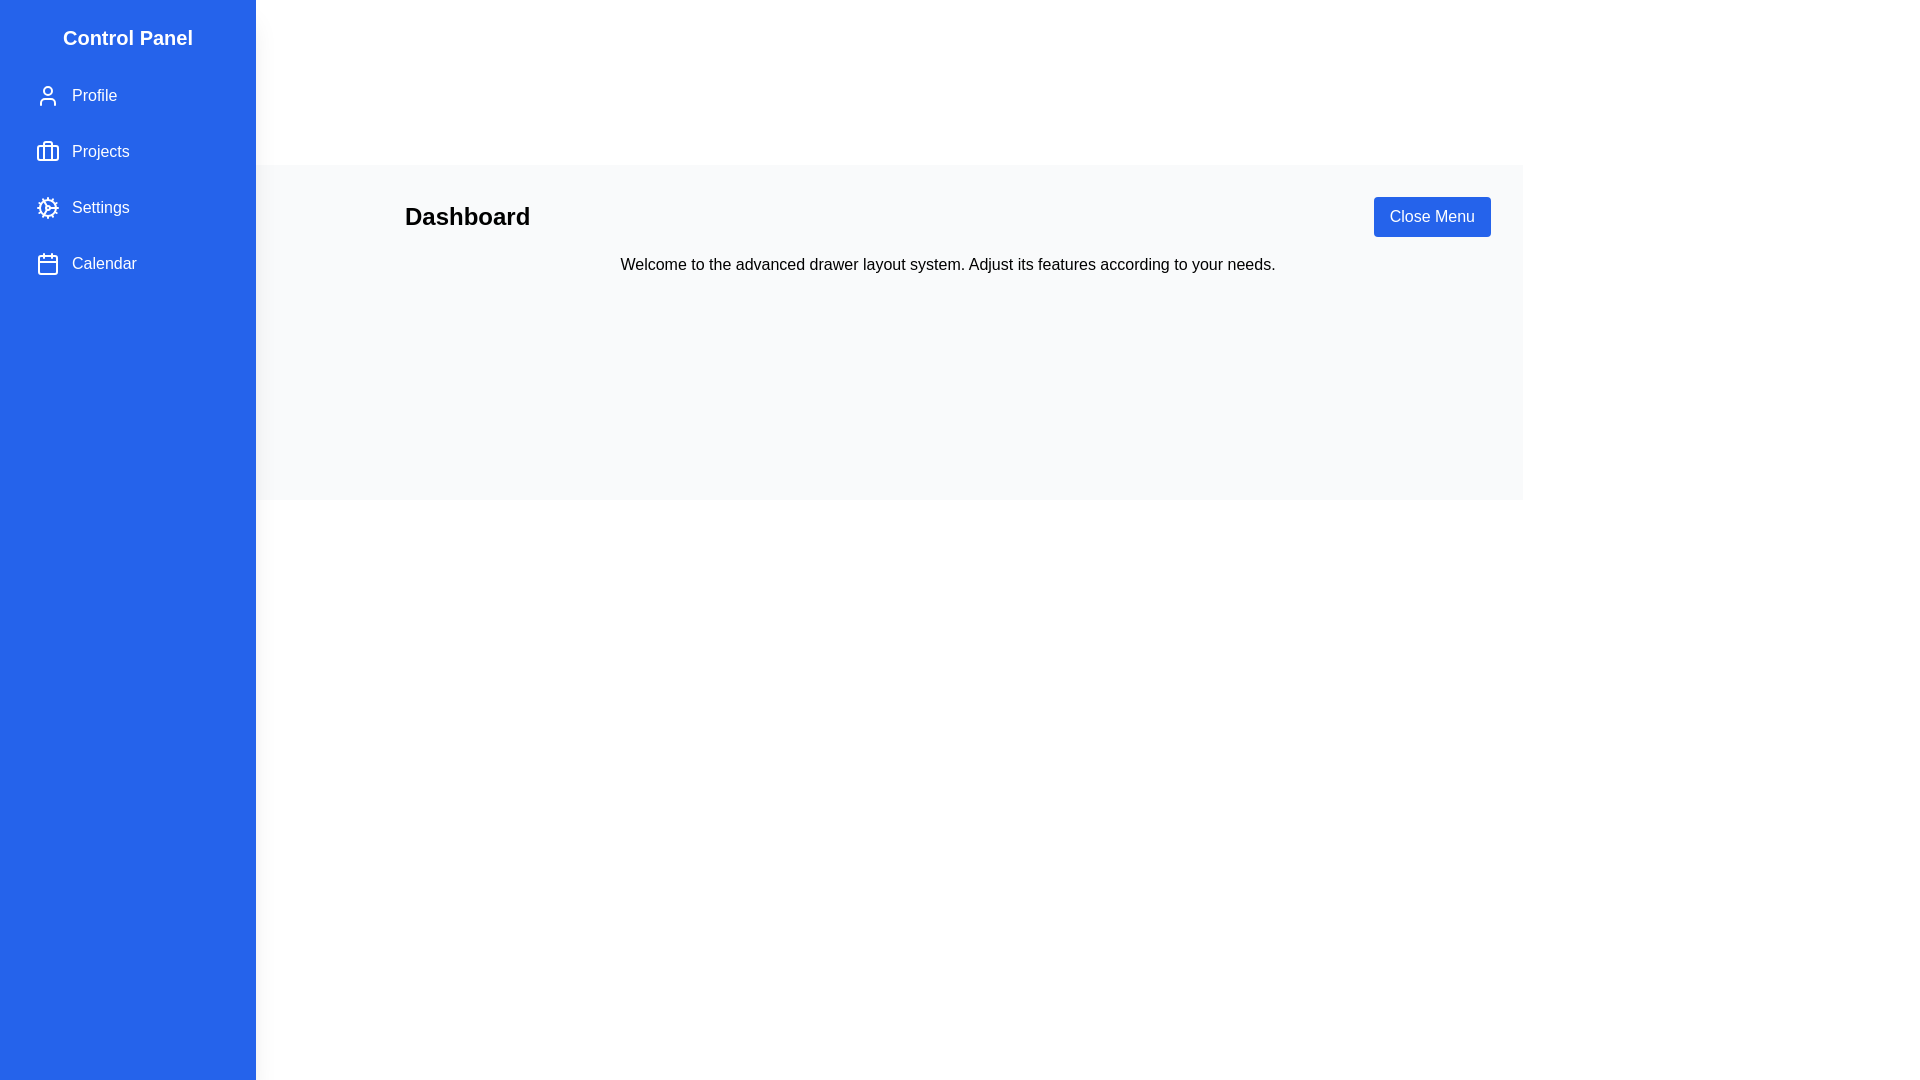 This screenshot has height=1080, width=1920. Describe the element at coordinates (127, 38) in the screenshot. I see `the heading or title text in the sidebar that indicates the context or purpose of the options listed below it` at that location.